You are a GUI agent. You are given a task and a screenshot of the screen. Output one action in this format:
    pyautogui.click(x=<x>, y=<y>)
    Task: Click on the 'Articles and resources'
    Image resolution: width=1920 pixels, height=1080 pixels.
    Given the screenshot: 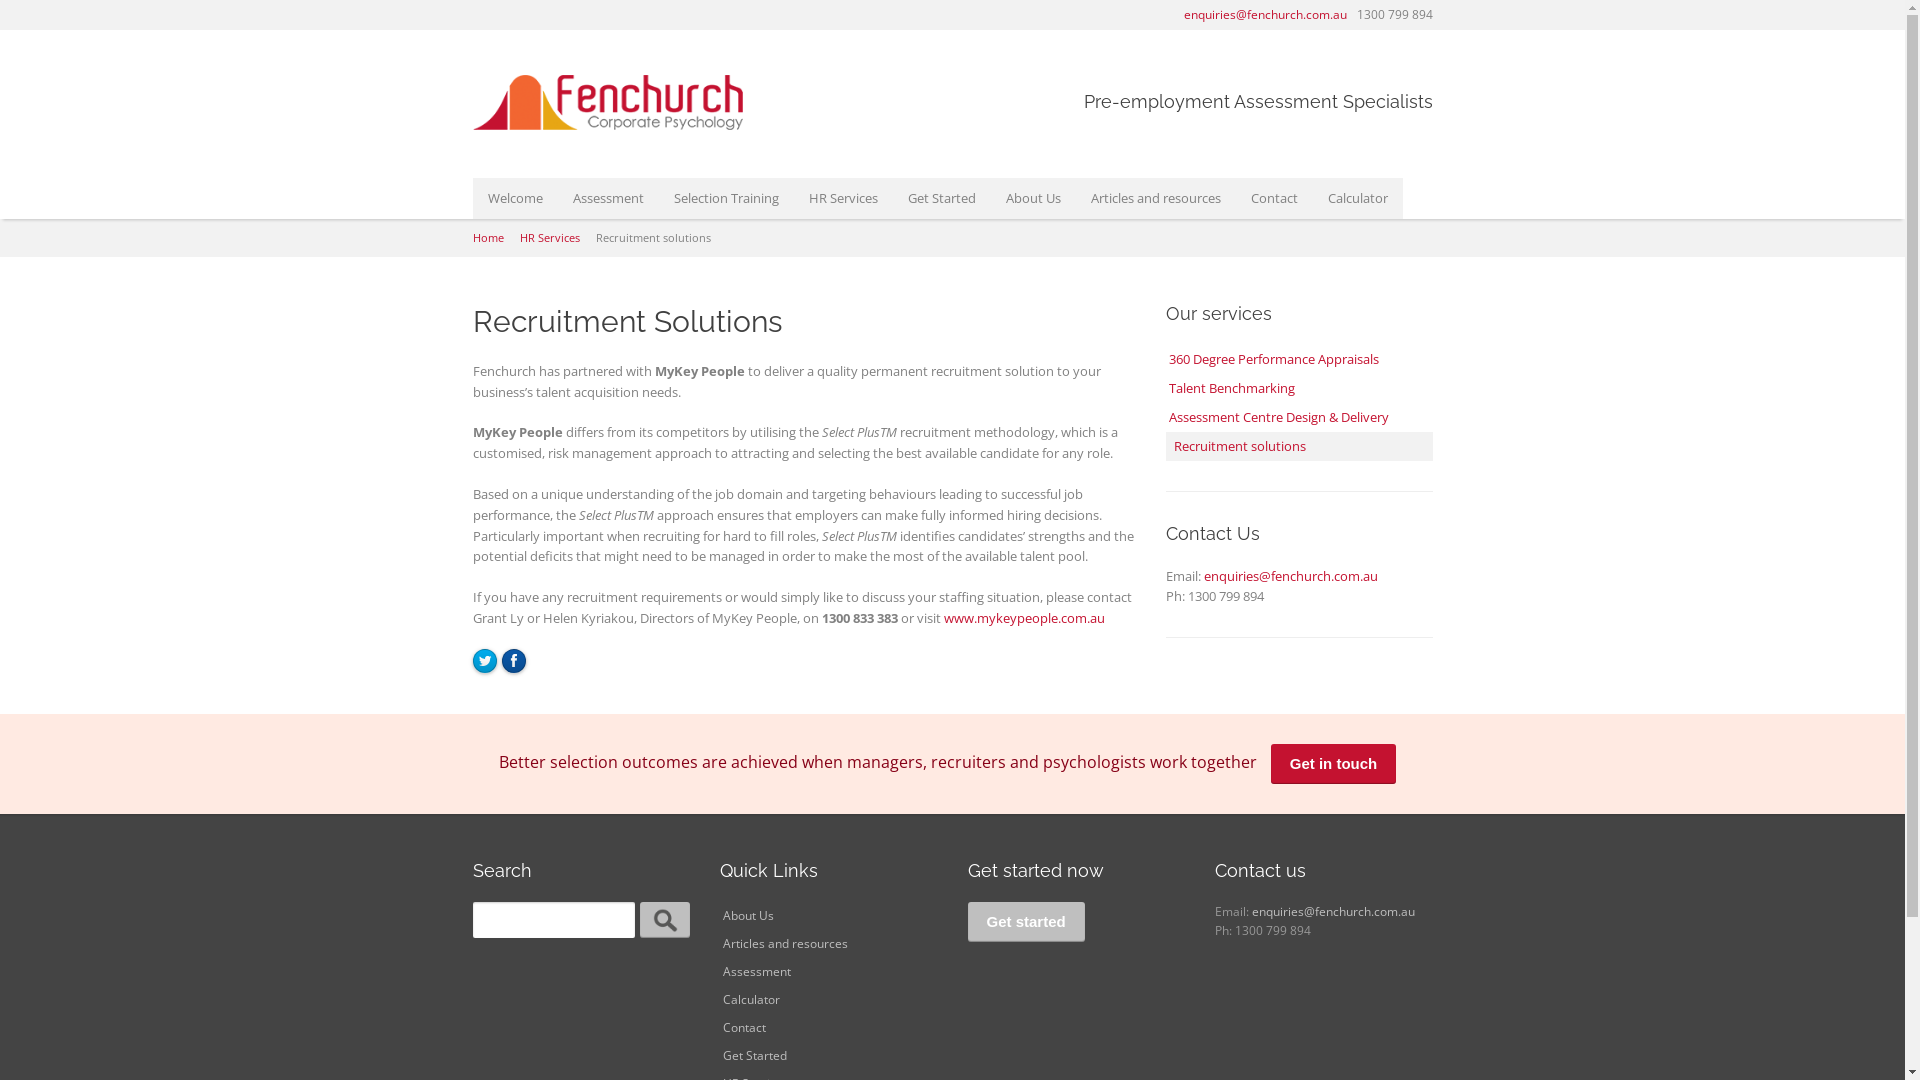 What is the action you would take?
    pyautogui.click(x=829, y=944)
    